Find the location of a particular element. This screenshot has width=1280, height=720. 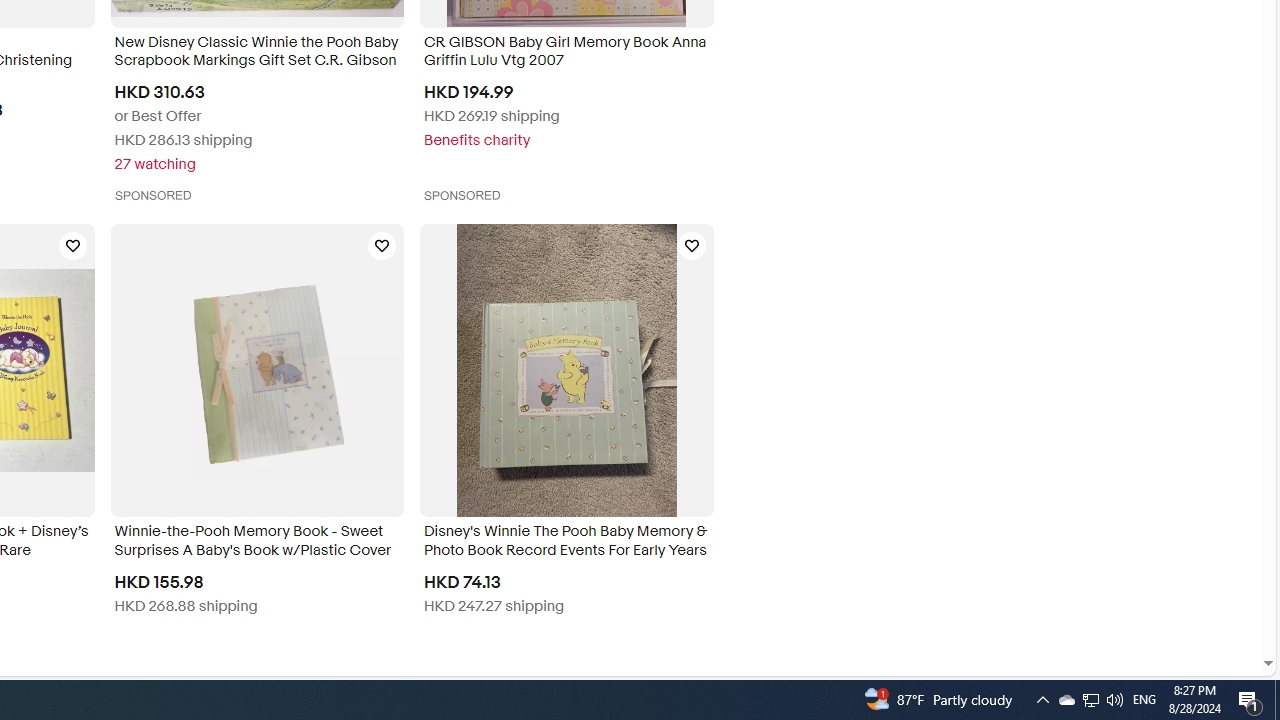

'CR GIBSON Baby Girl Memory Book Anna Griffin Lulu Vtg 2007' is located at coordinates (566, 53).